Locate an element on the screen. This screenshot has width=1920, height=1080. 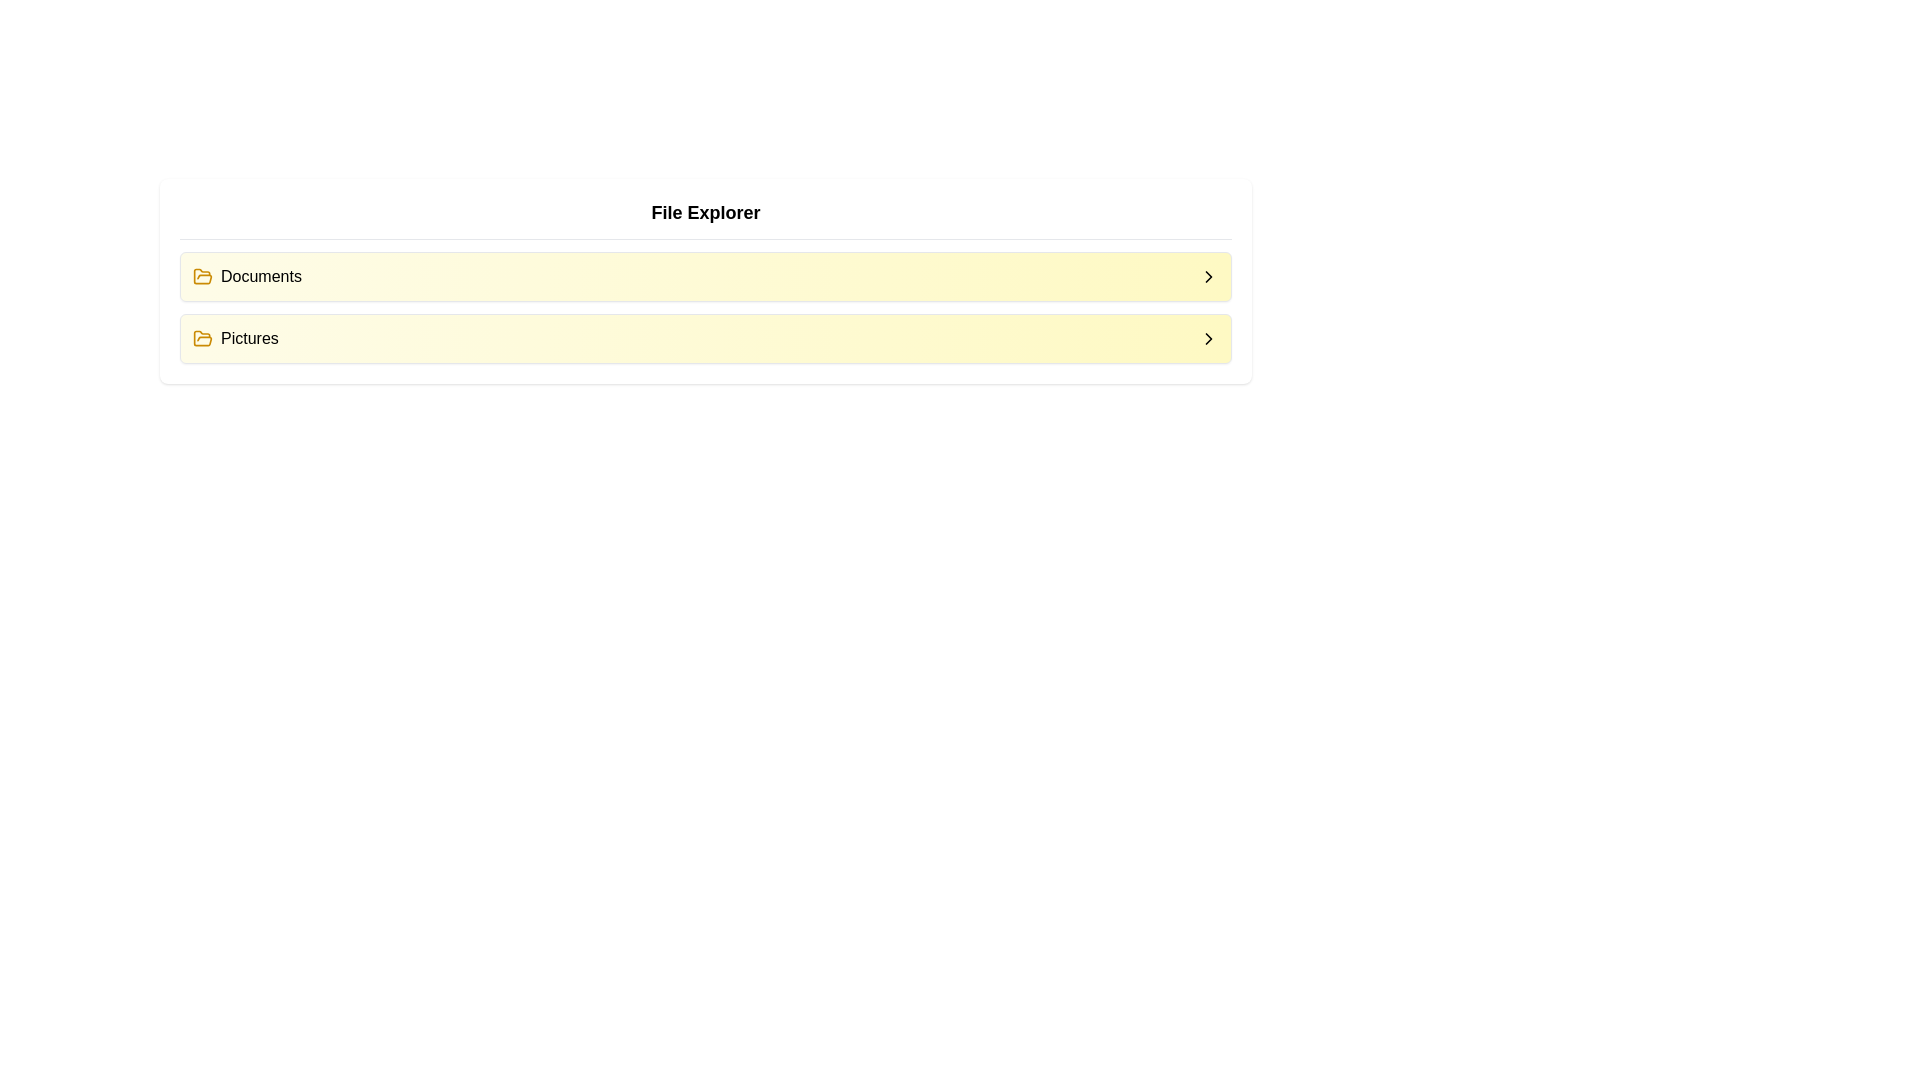
the right-pointing chevron icon in the SVG graphic adjacent to the 'Pictures' entry in the list to emphasize the item is located at coordinates (1208, 338).